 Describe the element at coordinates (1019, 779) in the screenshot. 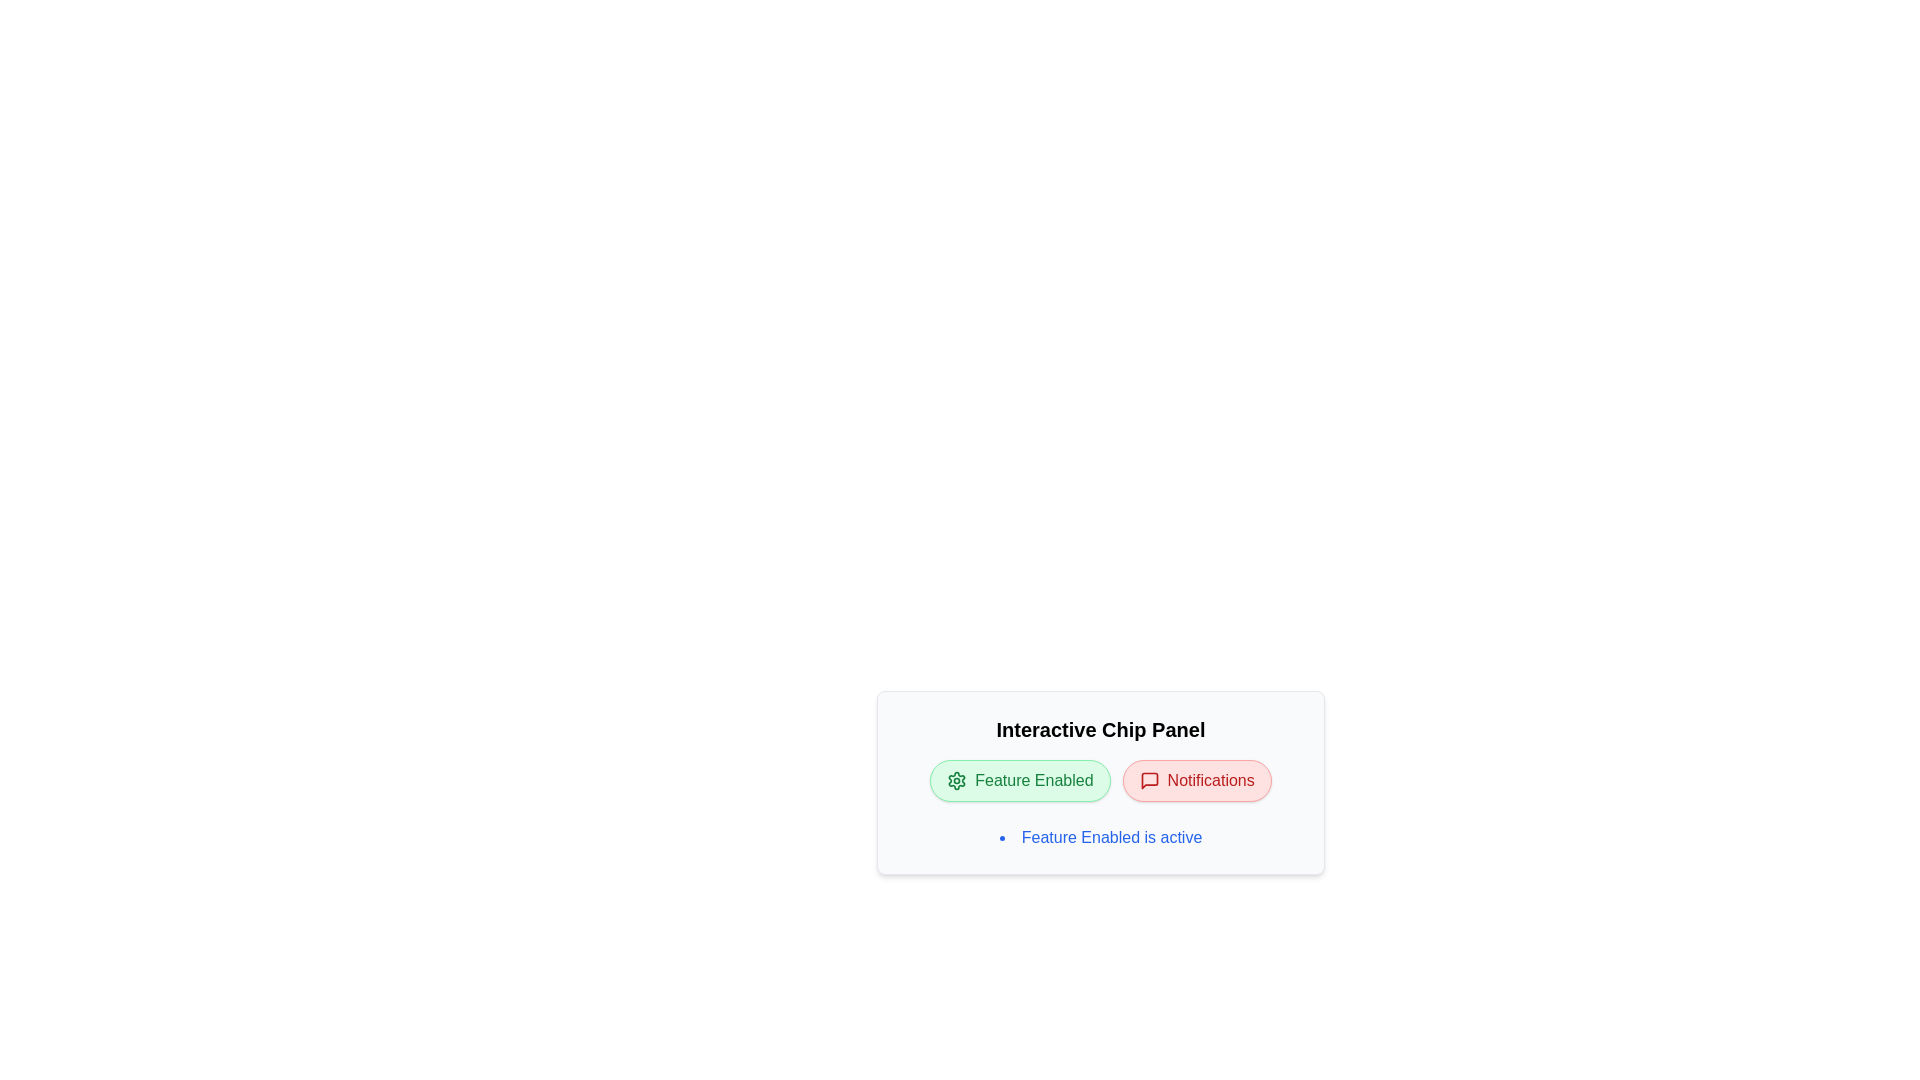

I see `the "Feature Enabled" chip to toggle its active state` at that location.